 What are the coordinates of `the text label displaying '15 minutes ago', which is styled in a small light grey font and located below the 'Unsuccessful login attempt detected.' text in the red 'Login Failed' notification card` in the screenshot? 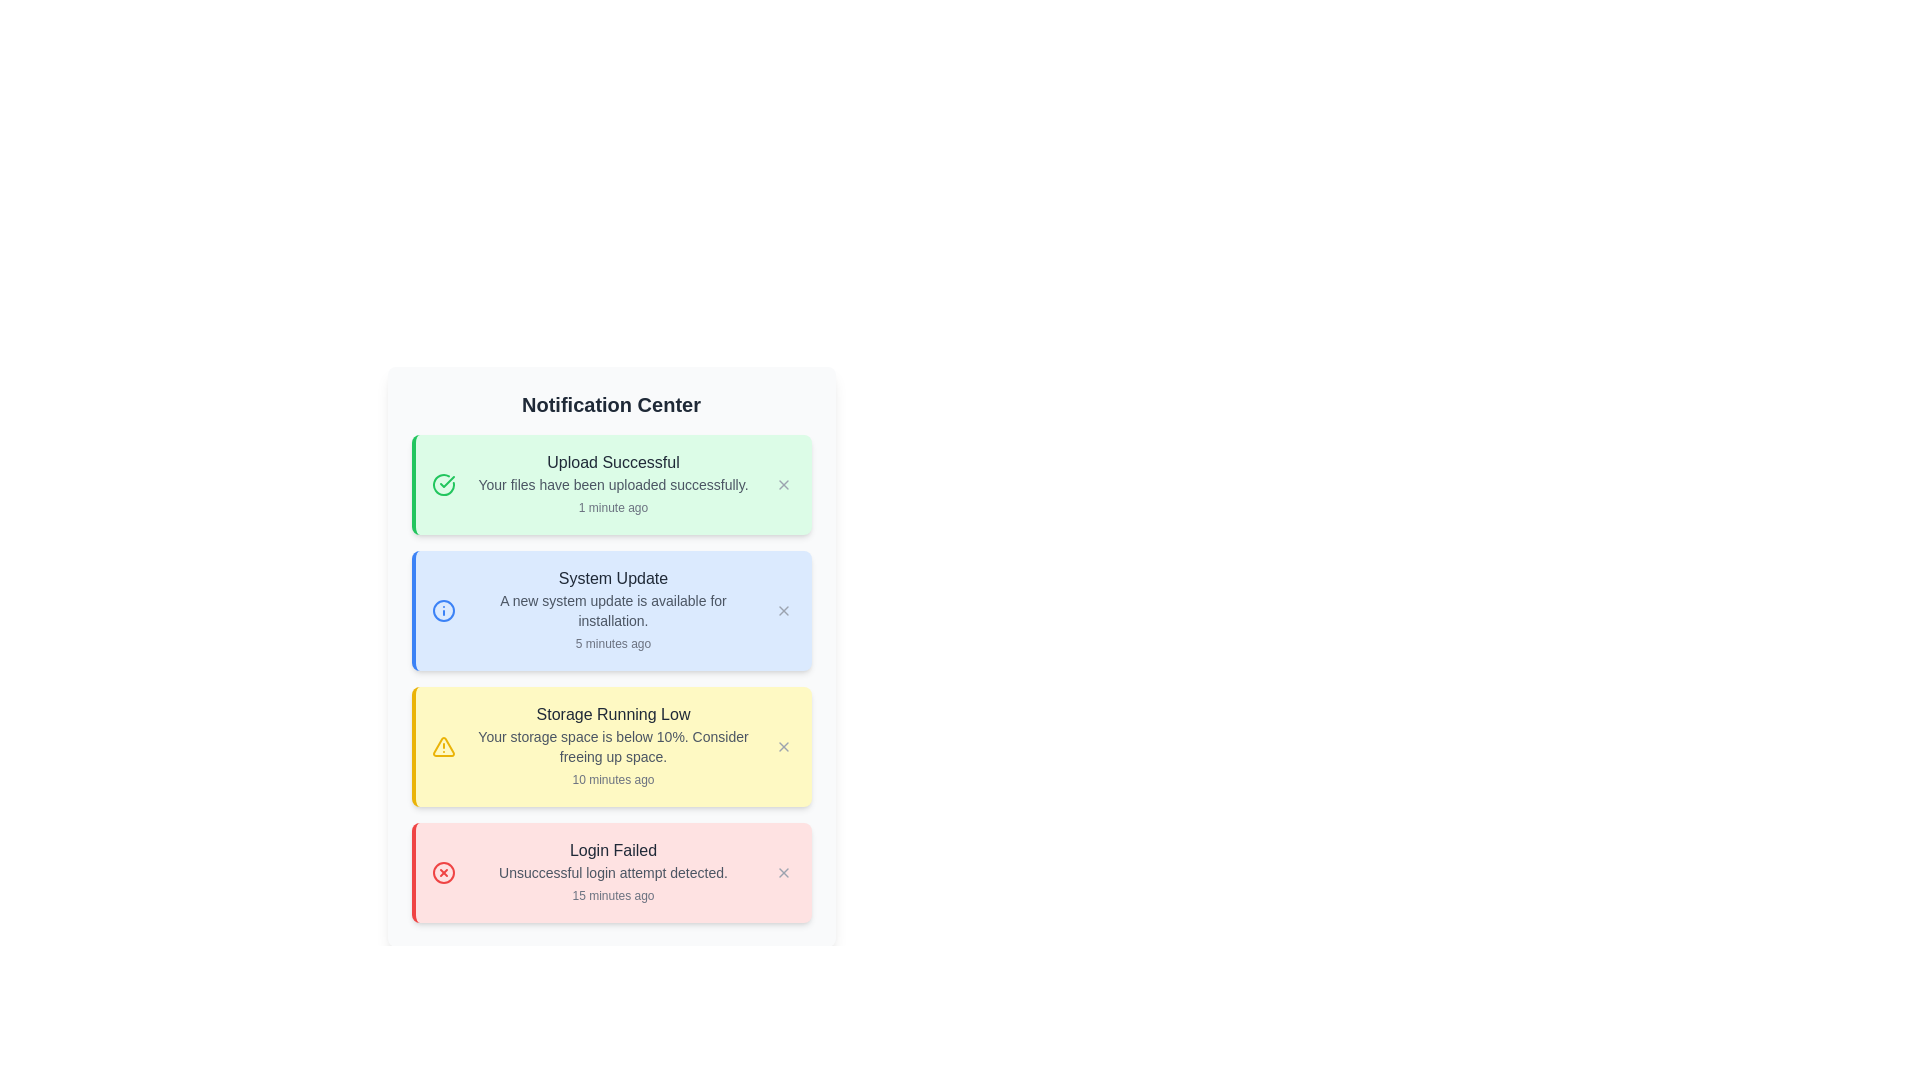 It's located at (612, 894).